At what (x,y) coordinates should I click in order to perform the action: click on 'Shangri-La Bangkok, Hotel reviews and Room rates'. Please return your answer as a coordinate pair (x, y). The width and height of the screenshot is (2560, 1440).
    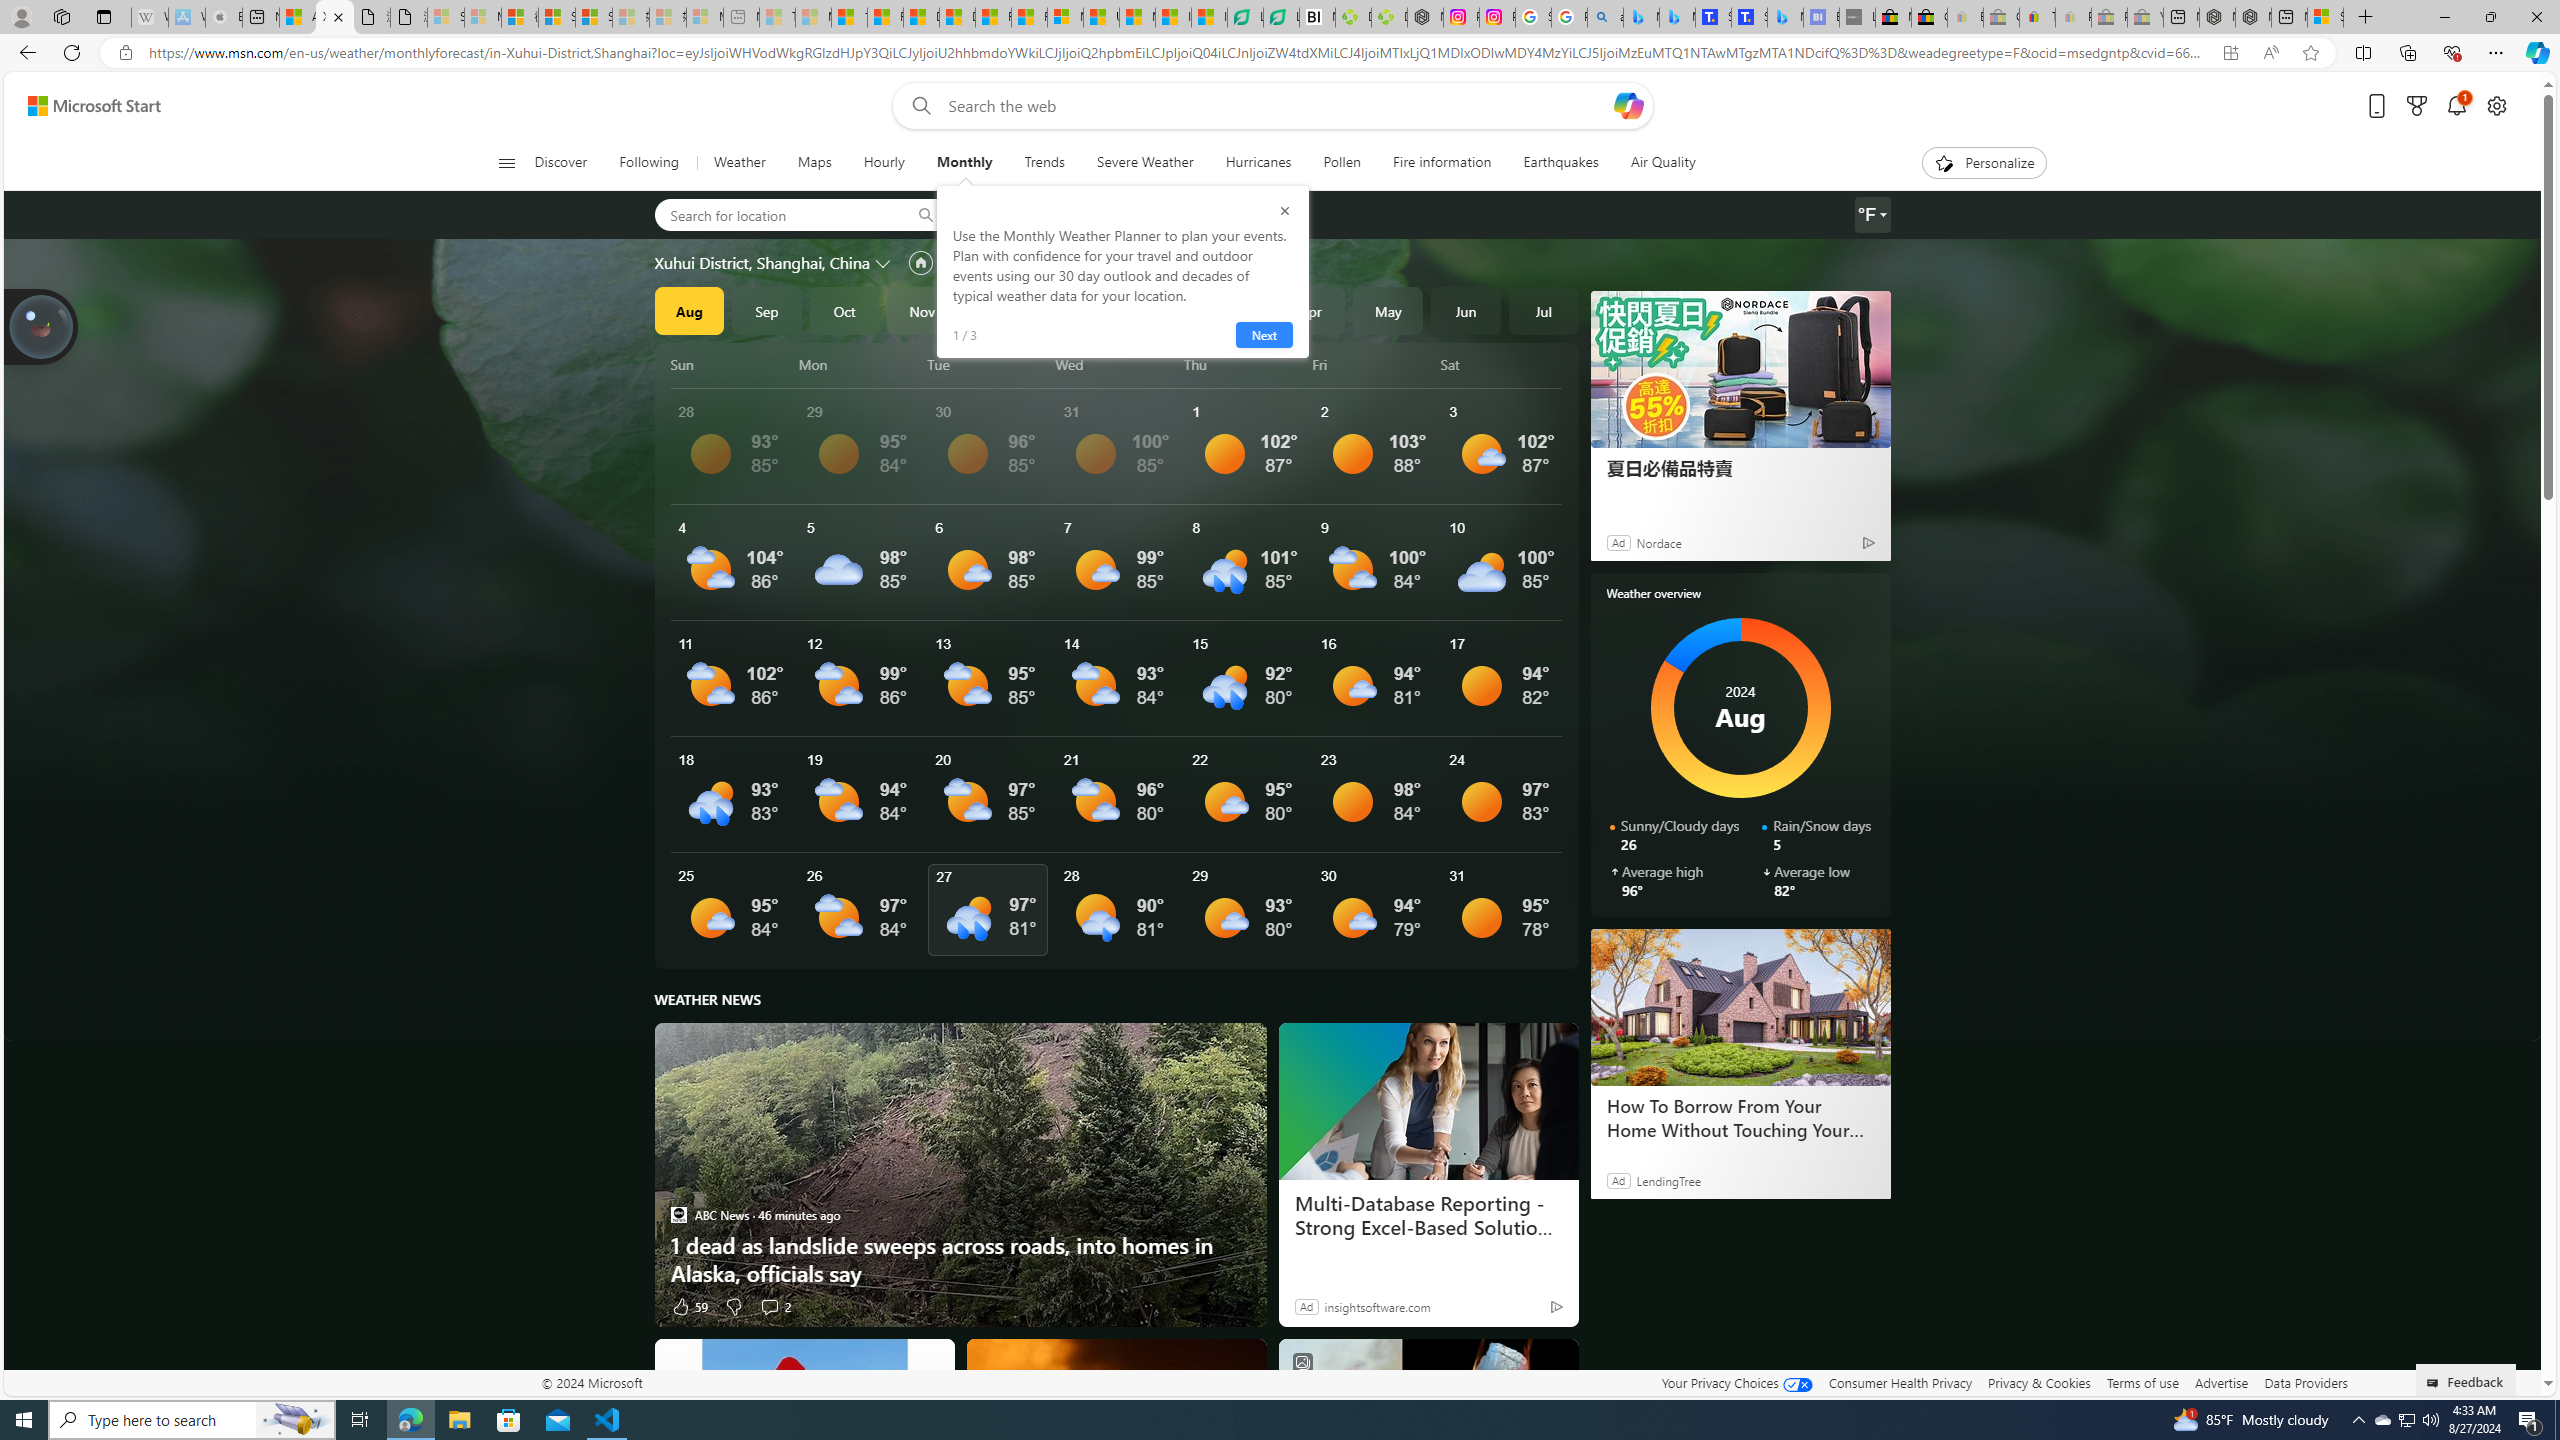
    Looking at the image, I should click on (1748, 16).